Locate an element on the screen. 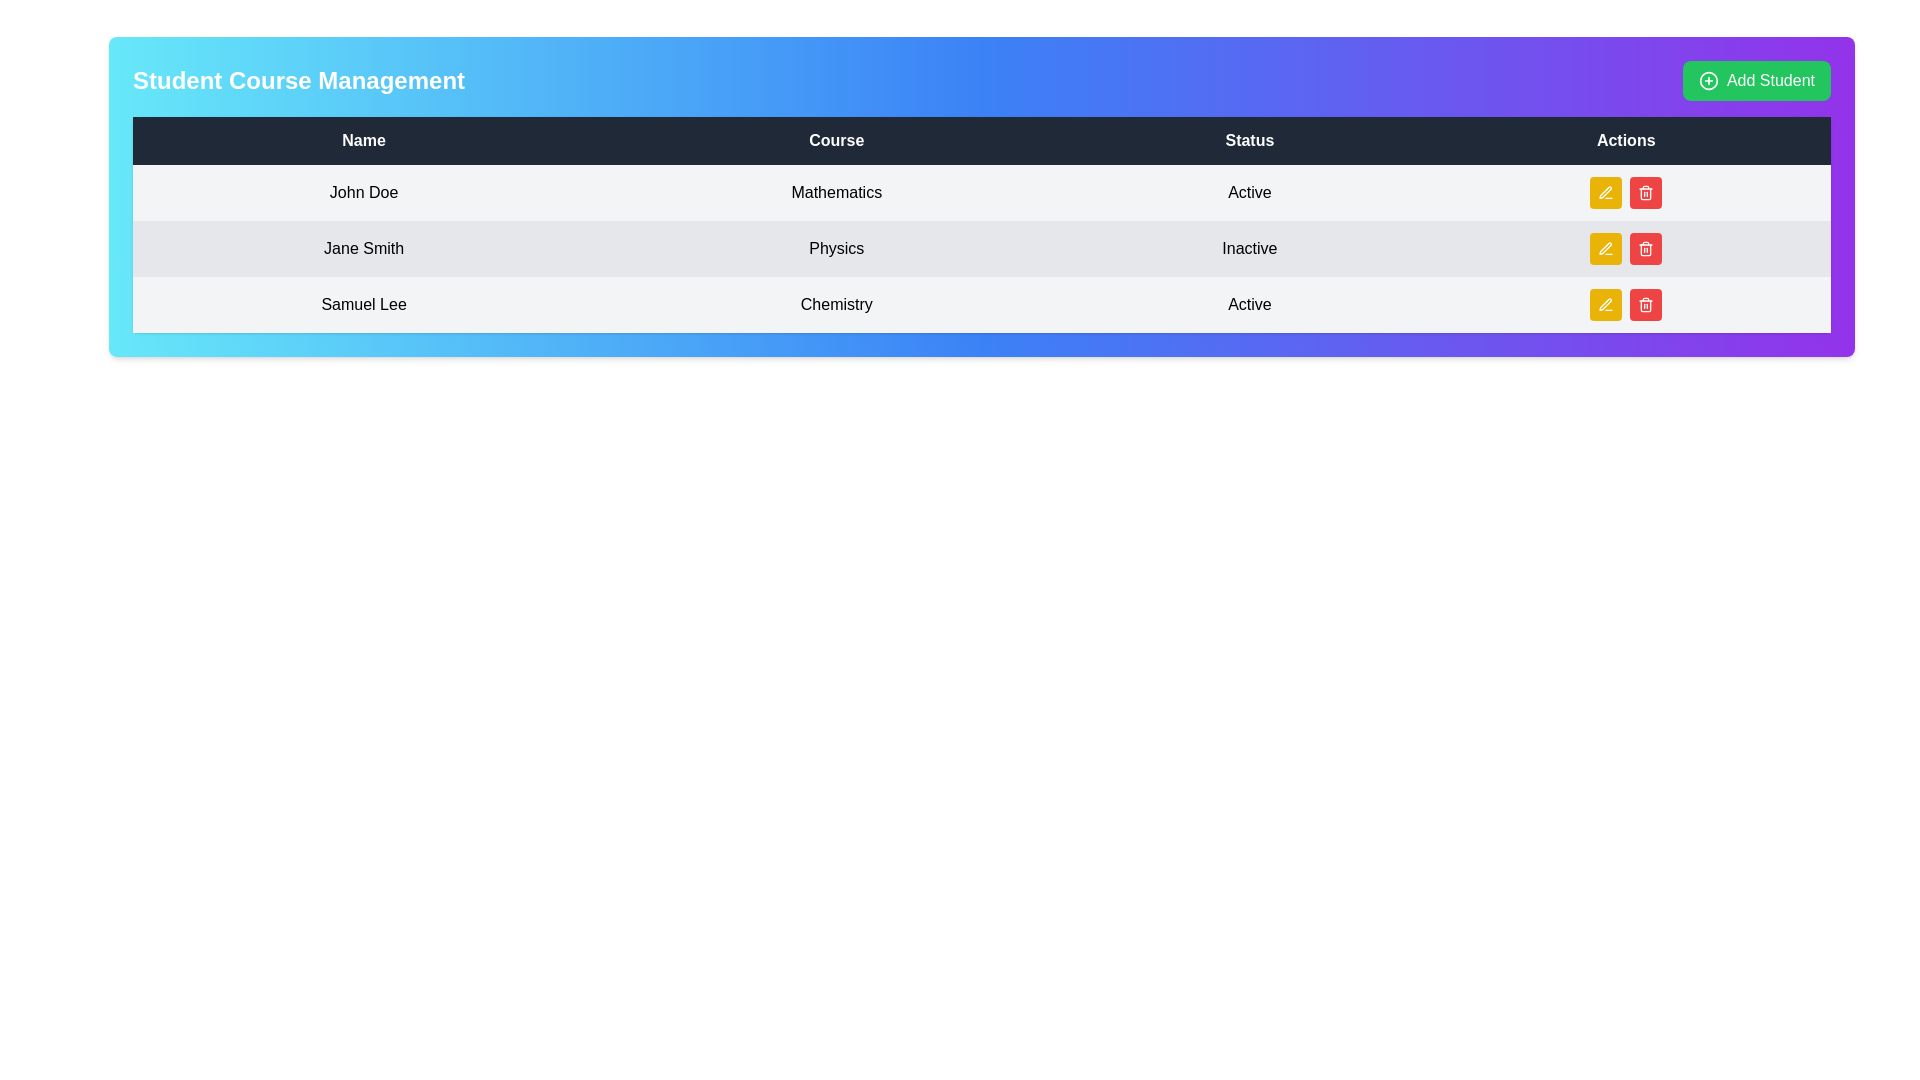 The height and width of the screenshot is (1080, 1920). the edit button located in the 'Actions' column of the first row in the table is located at coordinates (1606, 192).